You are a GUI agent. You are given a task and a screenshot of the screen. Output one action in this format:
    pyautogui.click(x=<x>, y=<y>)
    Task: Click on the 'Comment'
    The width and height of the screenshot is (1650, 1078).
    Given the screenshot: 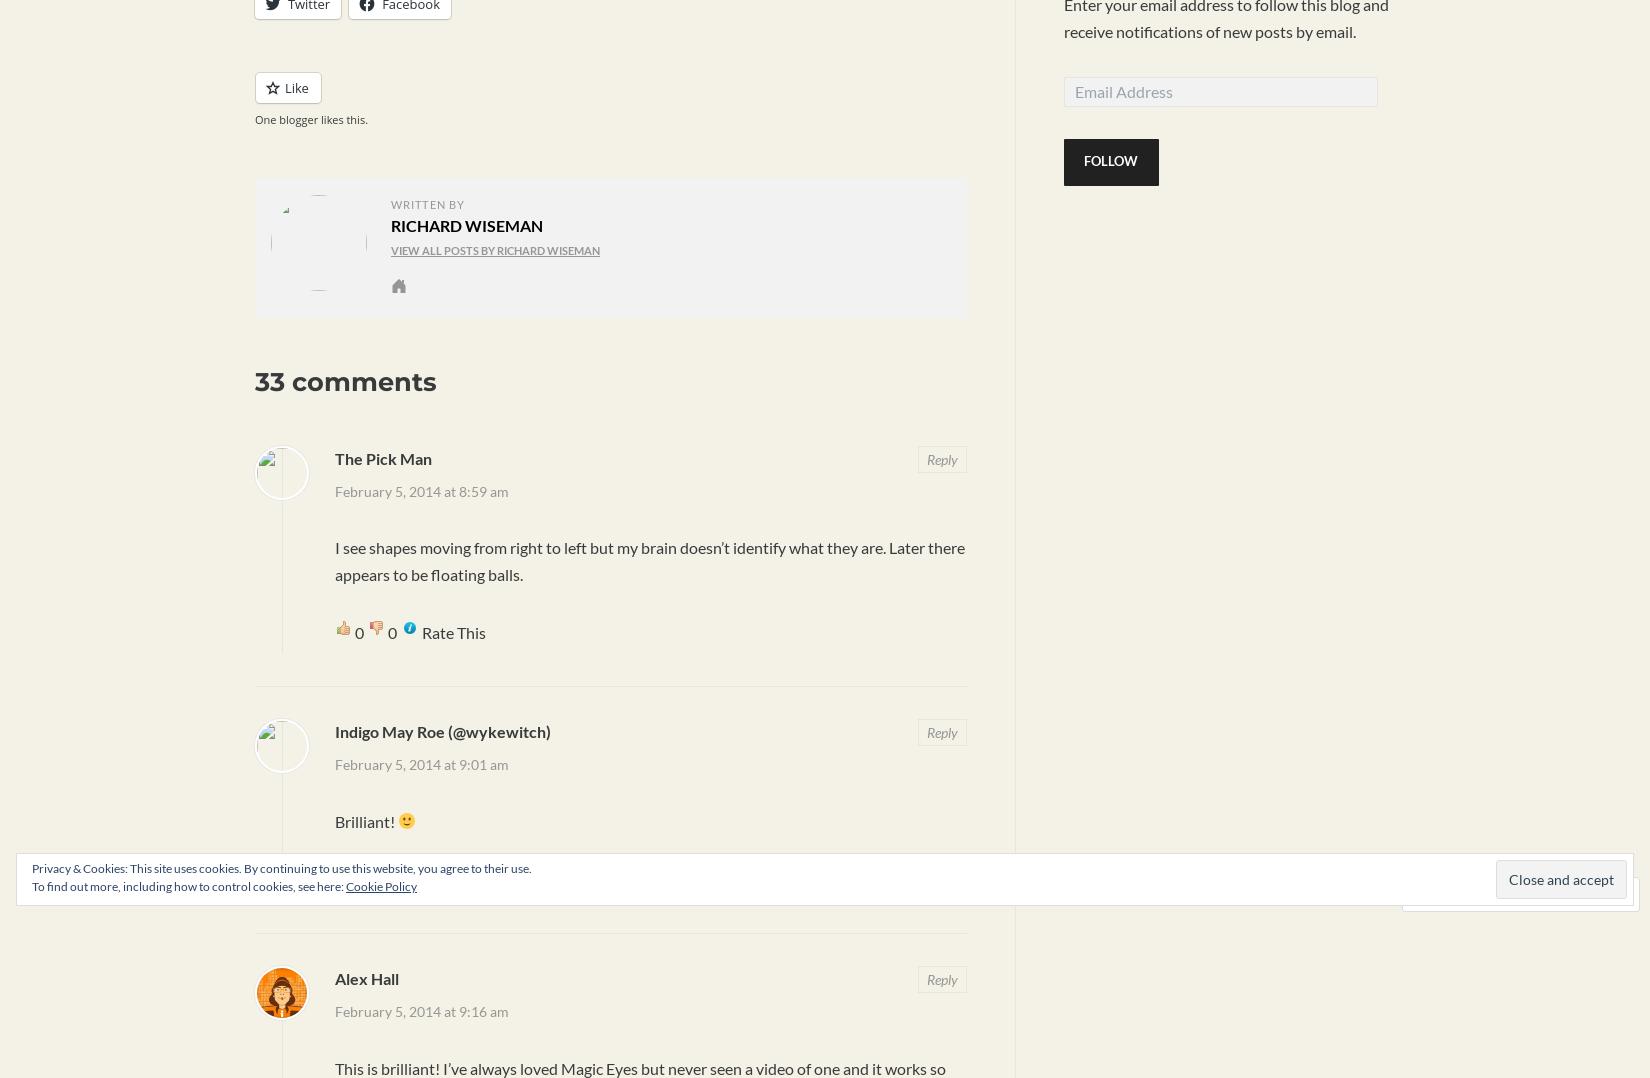 What is the action you would take?
    pyautogui.click(x=1468, y=894)
    